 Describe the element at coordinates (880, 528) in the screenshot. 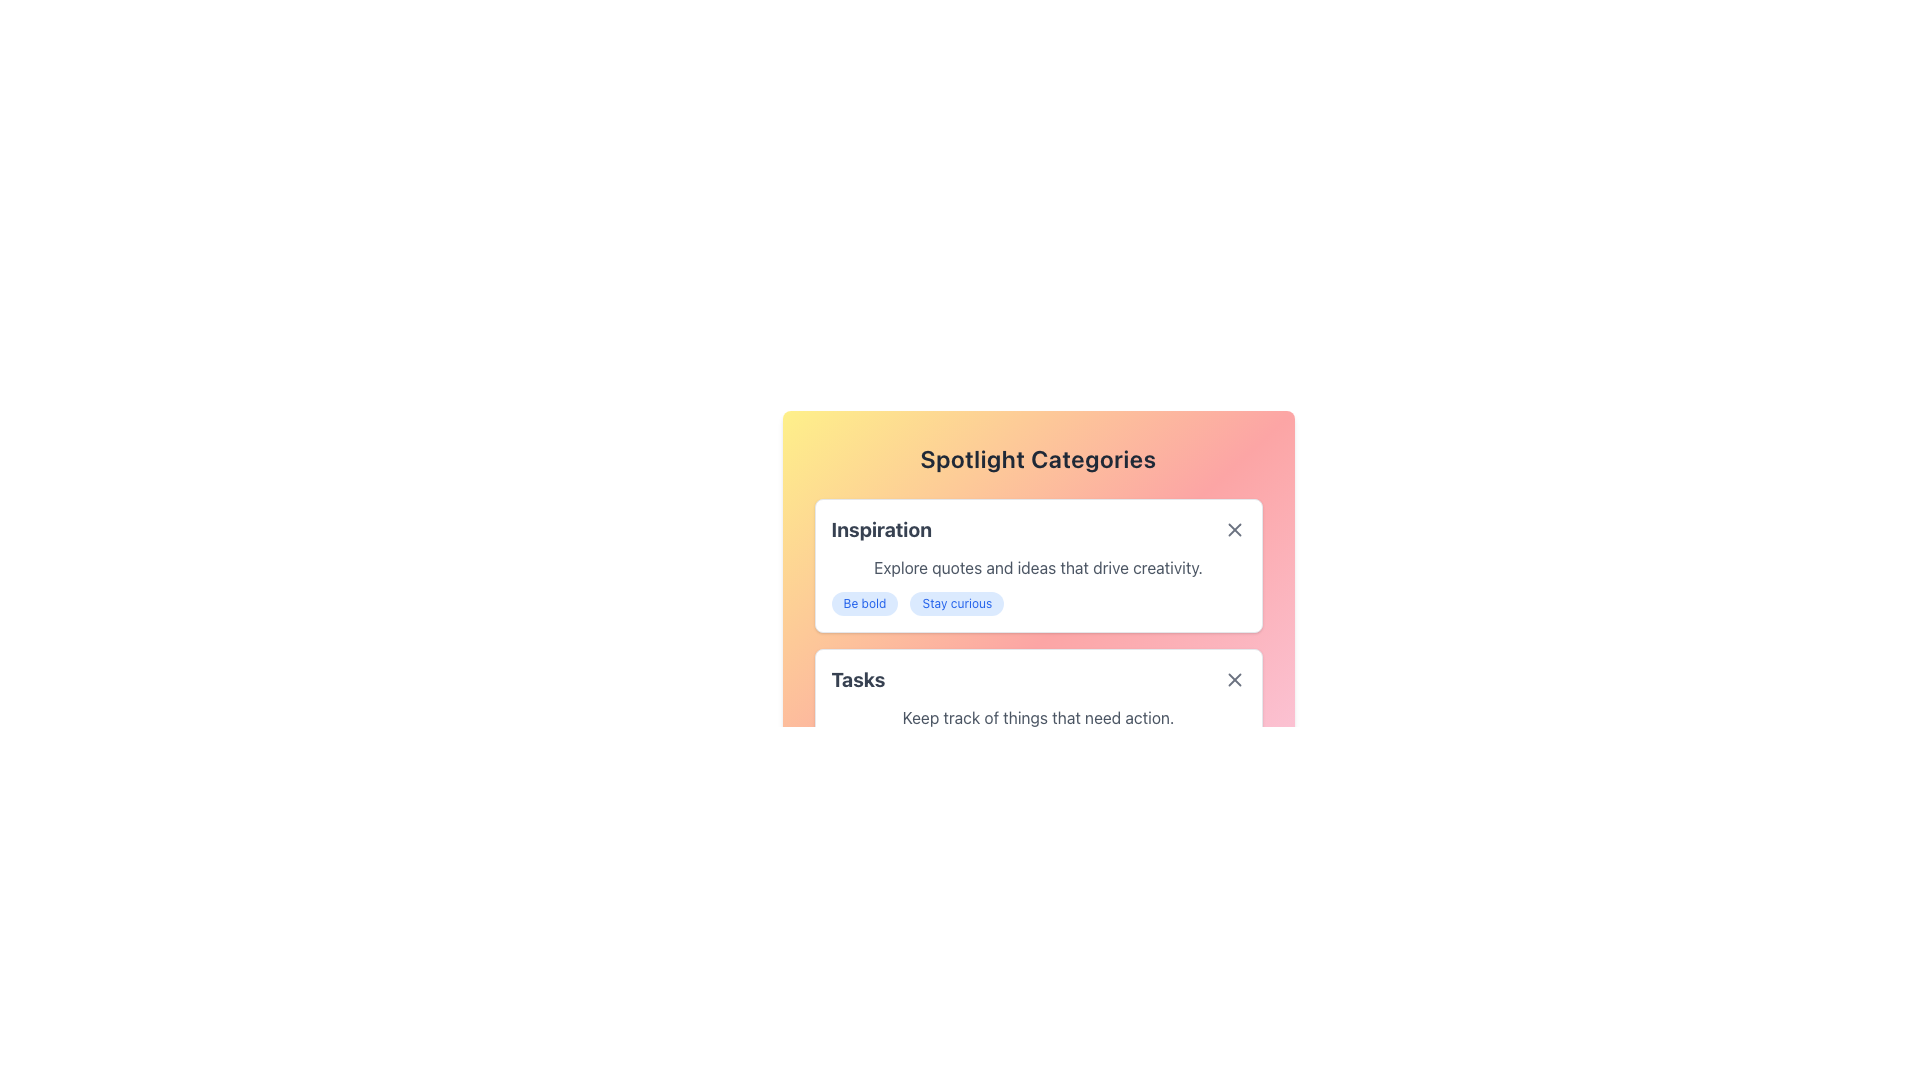

I see `the text label displaying 'Inspiration' in bold and extra-large gray font, located near the top-left corner of the card labeled 'Spotlight Categories'` at that location.